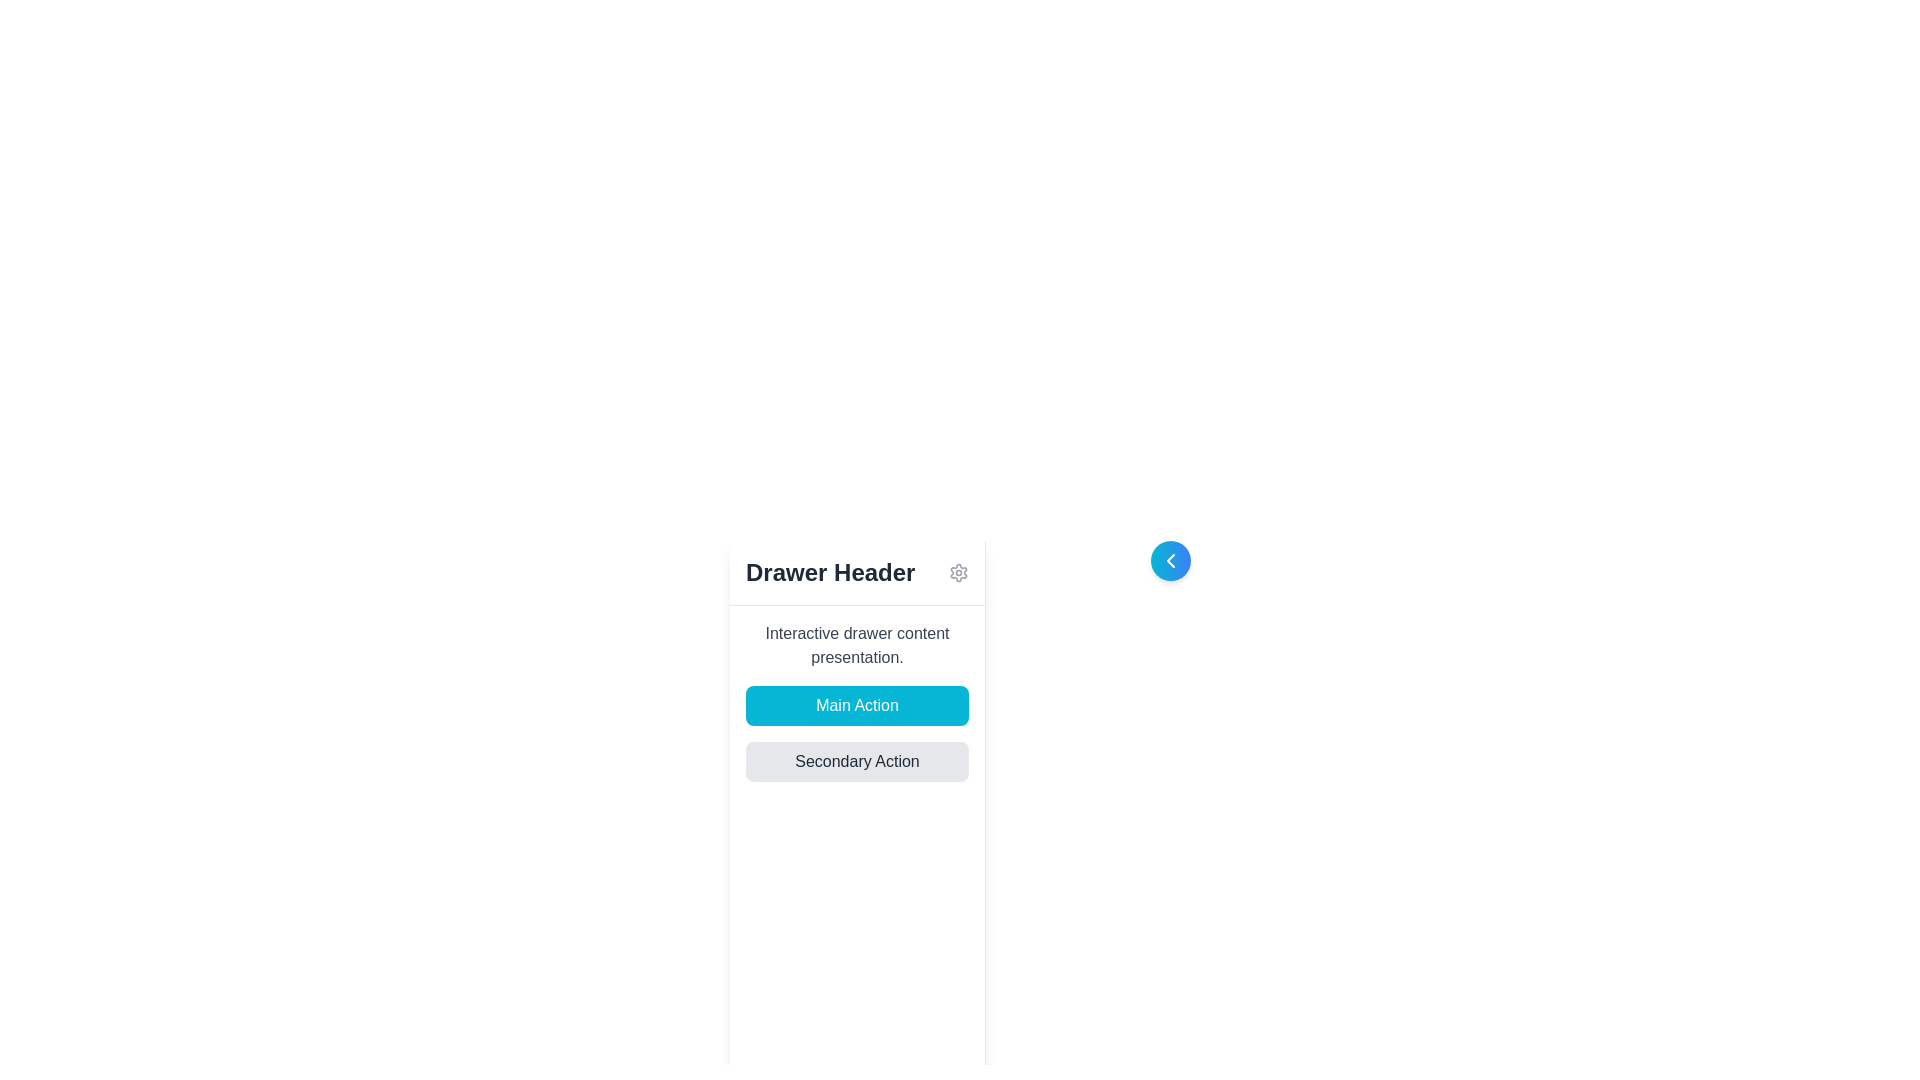  I want to click on the settings icon located on the right side of the 'Drawer Header', so click(958, 573).